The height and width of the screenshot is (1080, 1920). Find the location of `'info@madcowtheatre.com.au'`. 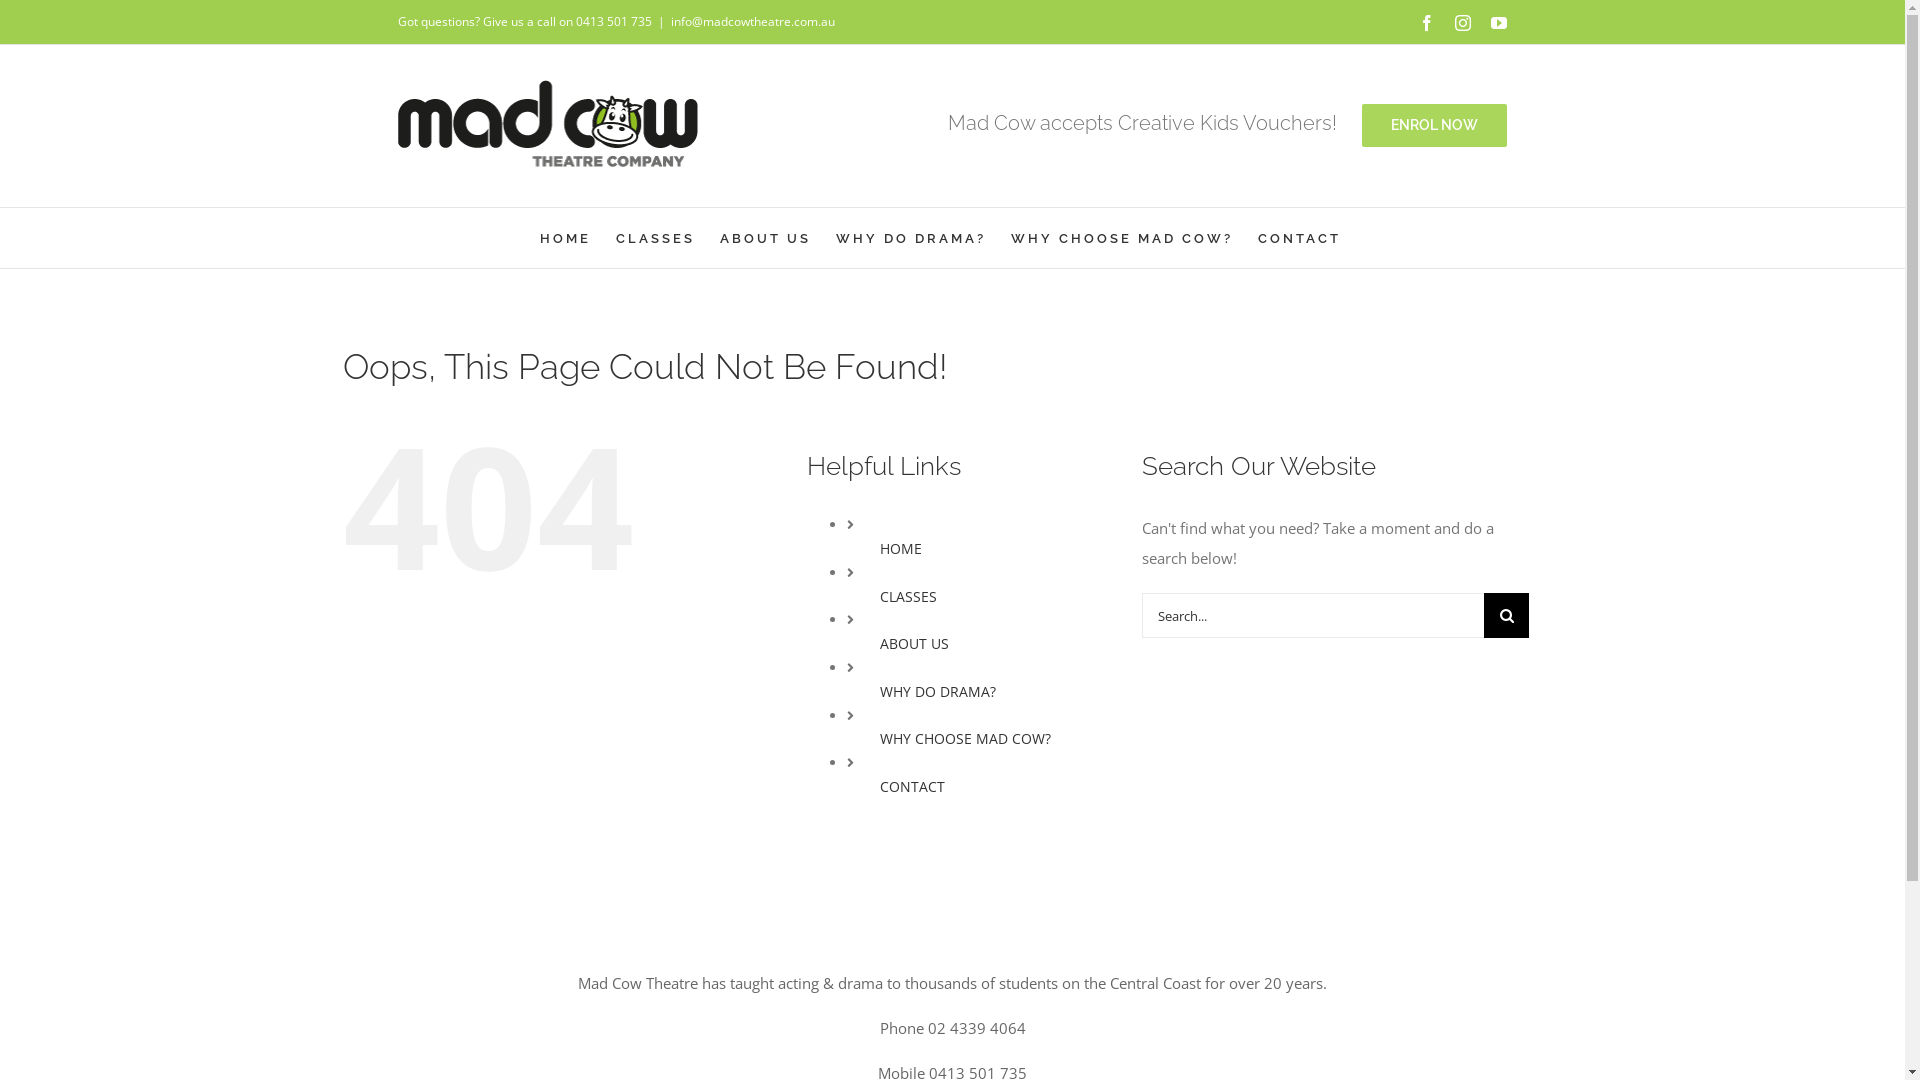

'info@madcowtheatre.com.au' is located at coordinates (752, 21).